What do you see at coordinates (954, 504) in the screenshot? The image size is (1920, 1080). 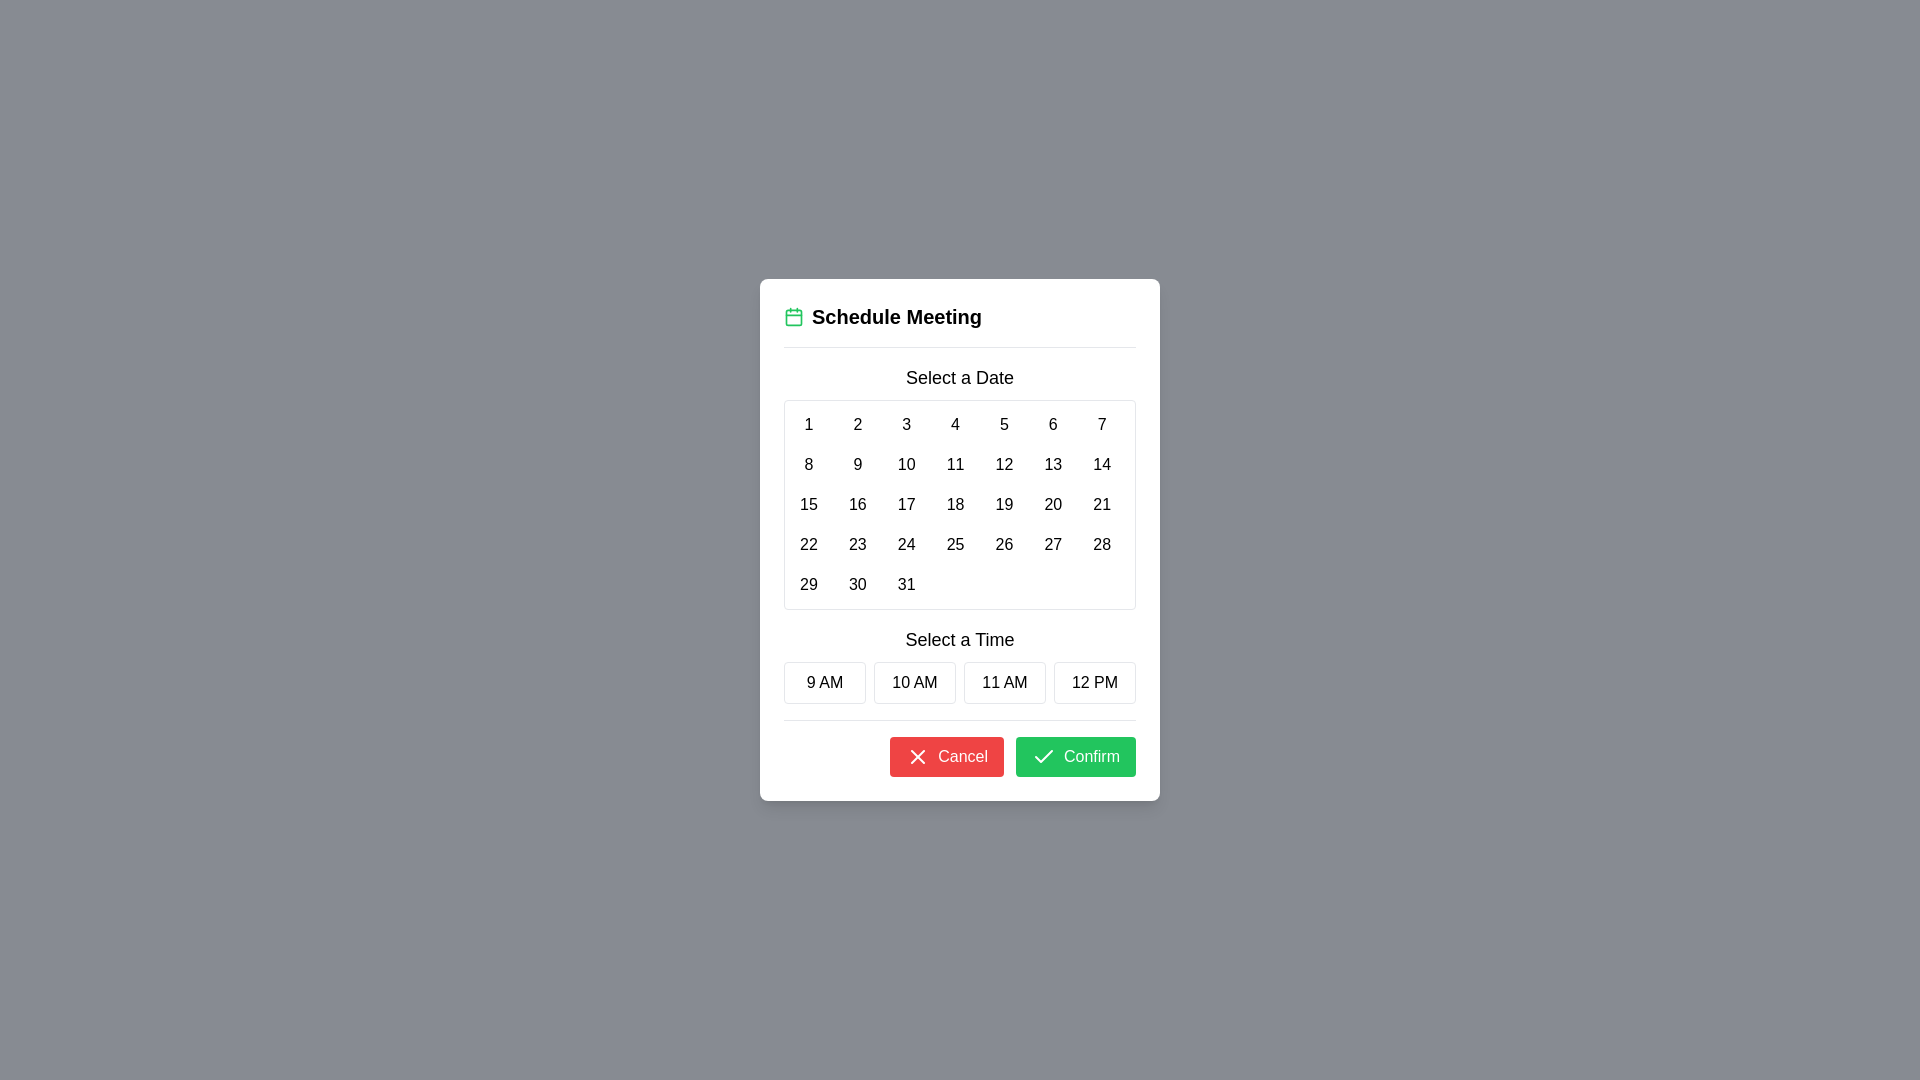 I see `the interactive button representing the 18th day in the calendar` at bounding box center [954, 504].